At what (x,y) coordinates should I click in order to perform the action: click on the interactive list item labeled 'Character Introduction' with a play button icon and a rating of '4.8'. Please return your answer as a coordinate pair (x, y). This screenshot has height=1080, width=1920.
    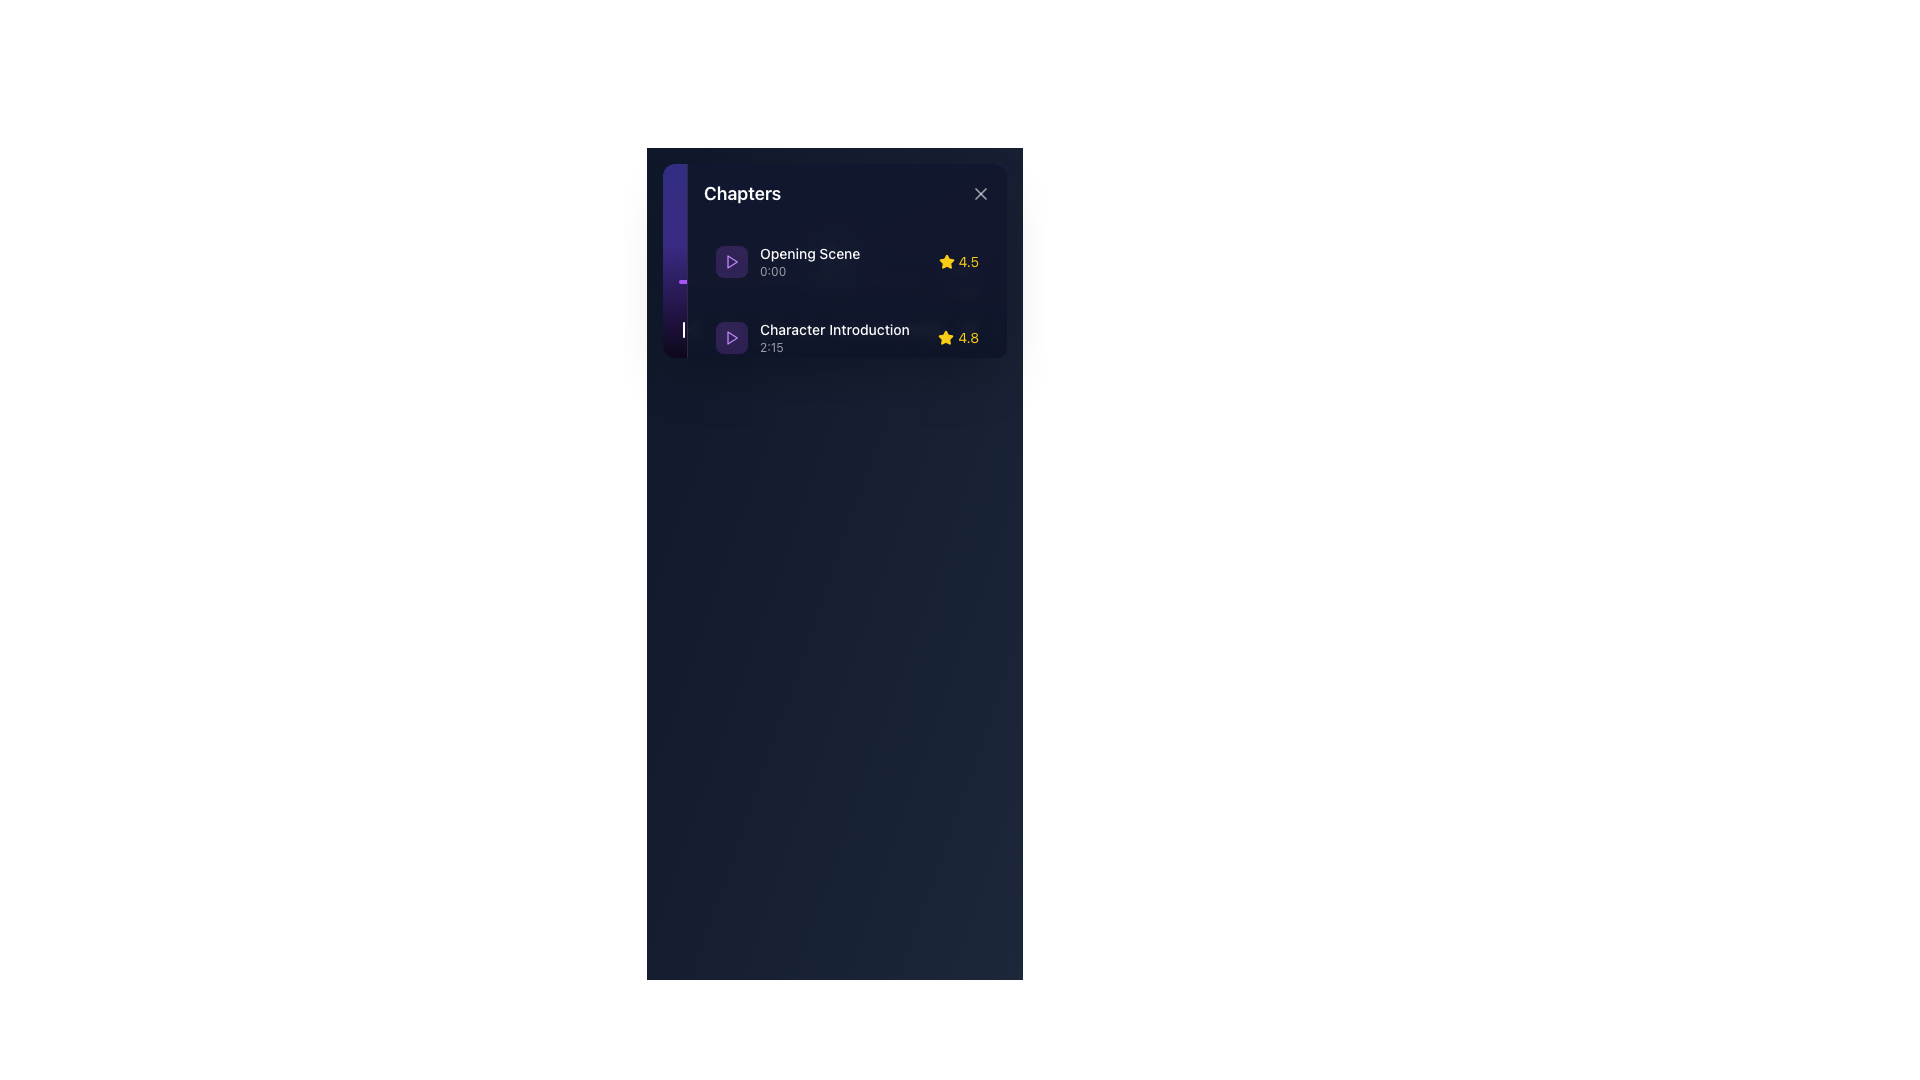
    Looking at the image, I should click on (847, 337).